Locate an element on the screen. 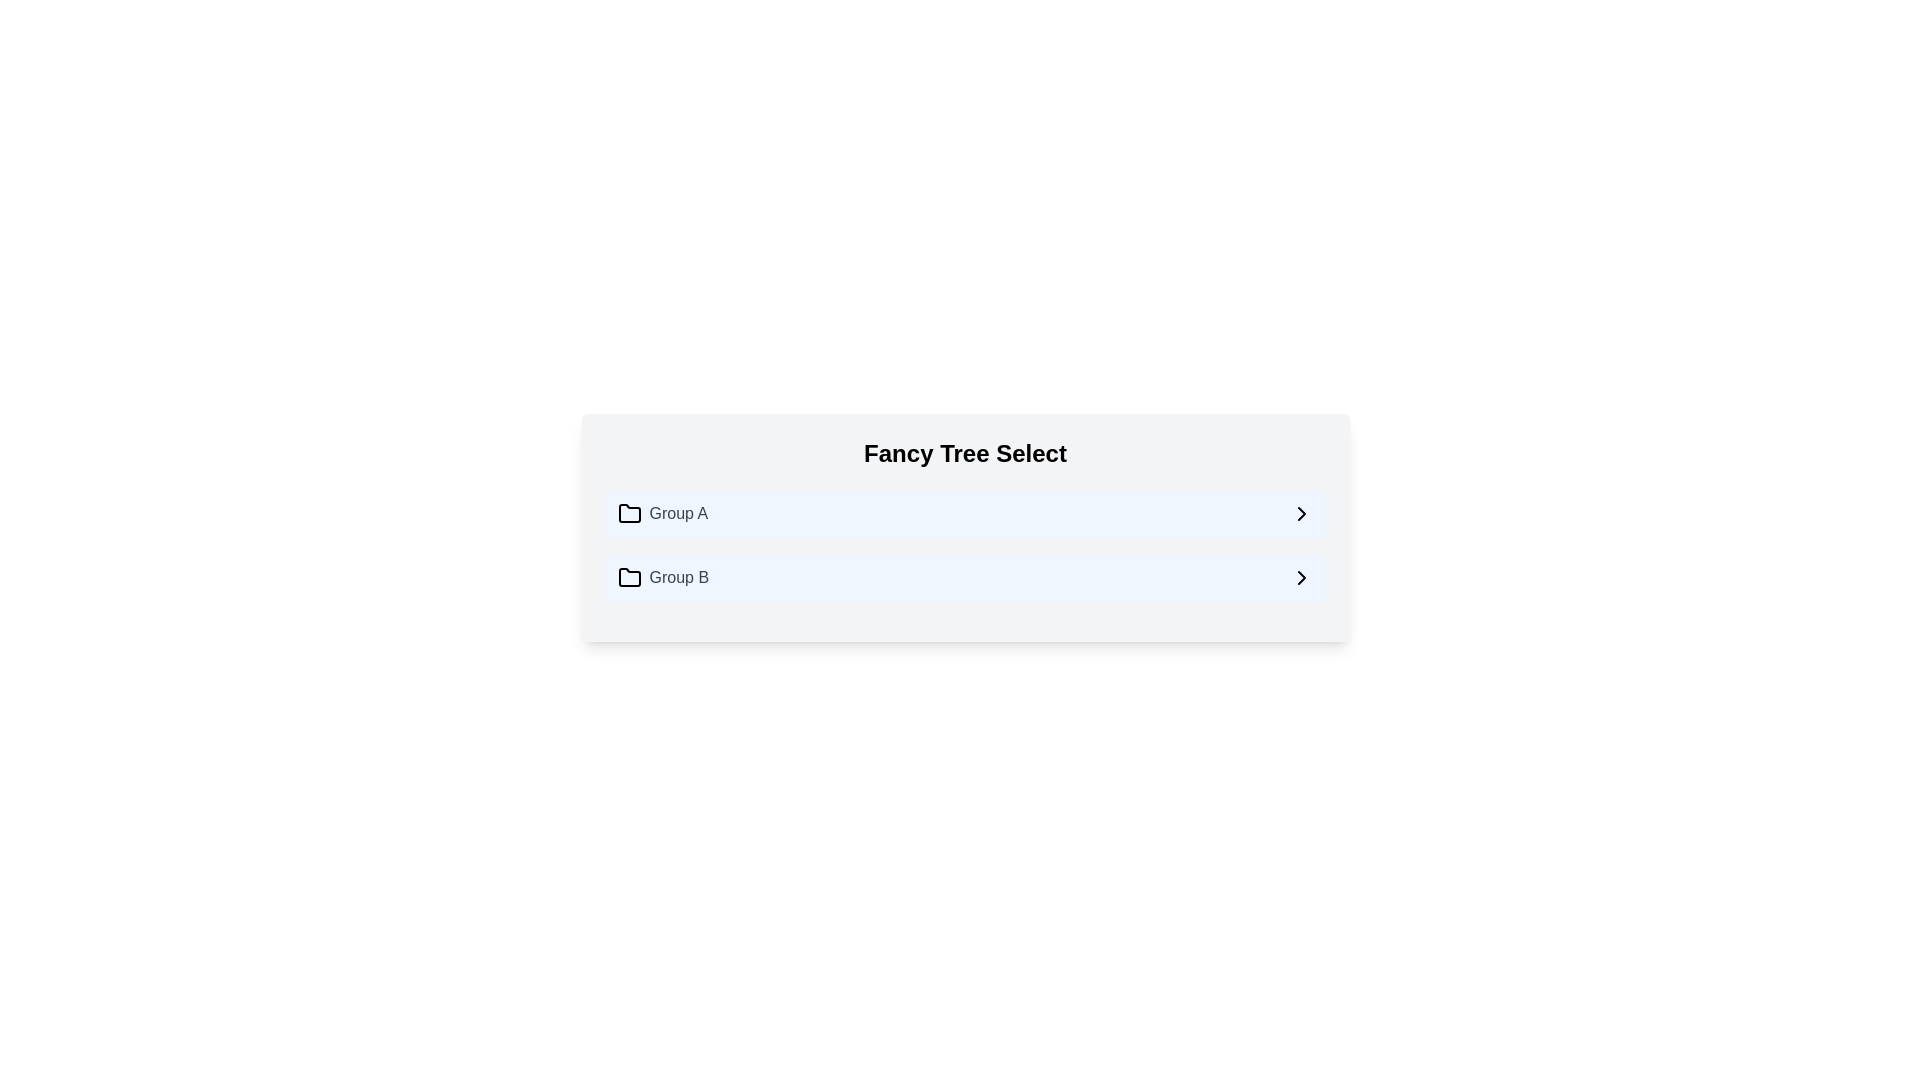 Image resolution: width=1920 pixels, height=1080 pixels. the first selectable list item labeled 'Group A' is located at coordinates (965, 512).